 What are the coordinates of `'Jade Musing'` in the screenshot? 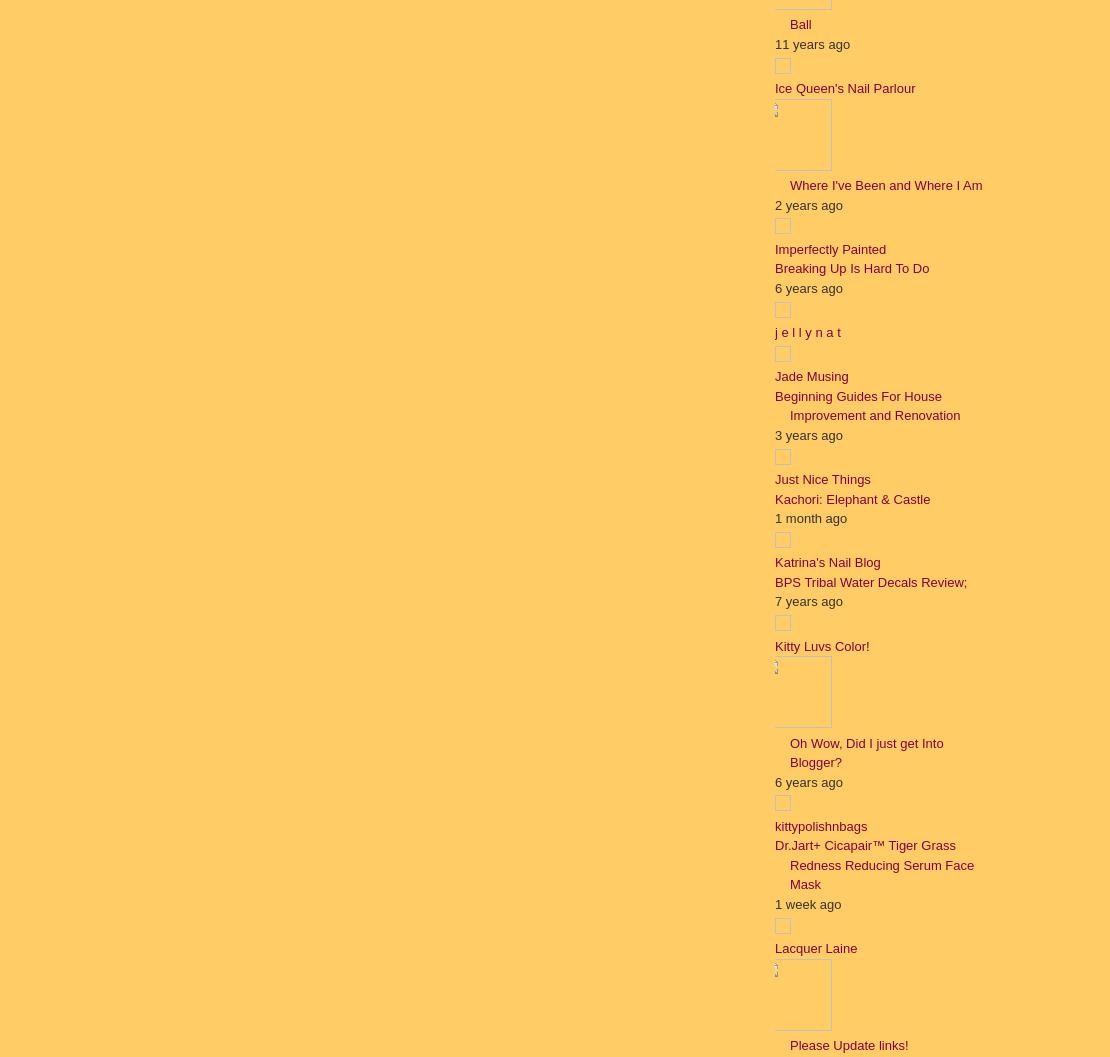 It's located at (811, 376).